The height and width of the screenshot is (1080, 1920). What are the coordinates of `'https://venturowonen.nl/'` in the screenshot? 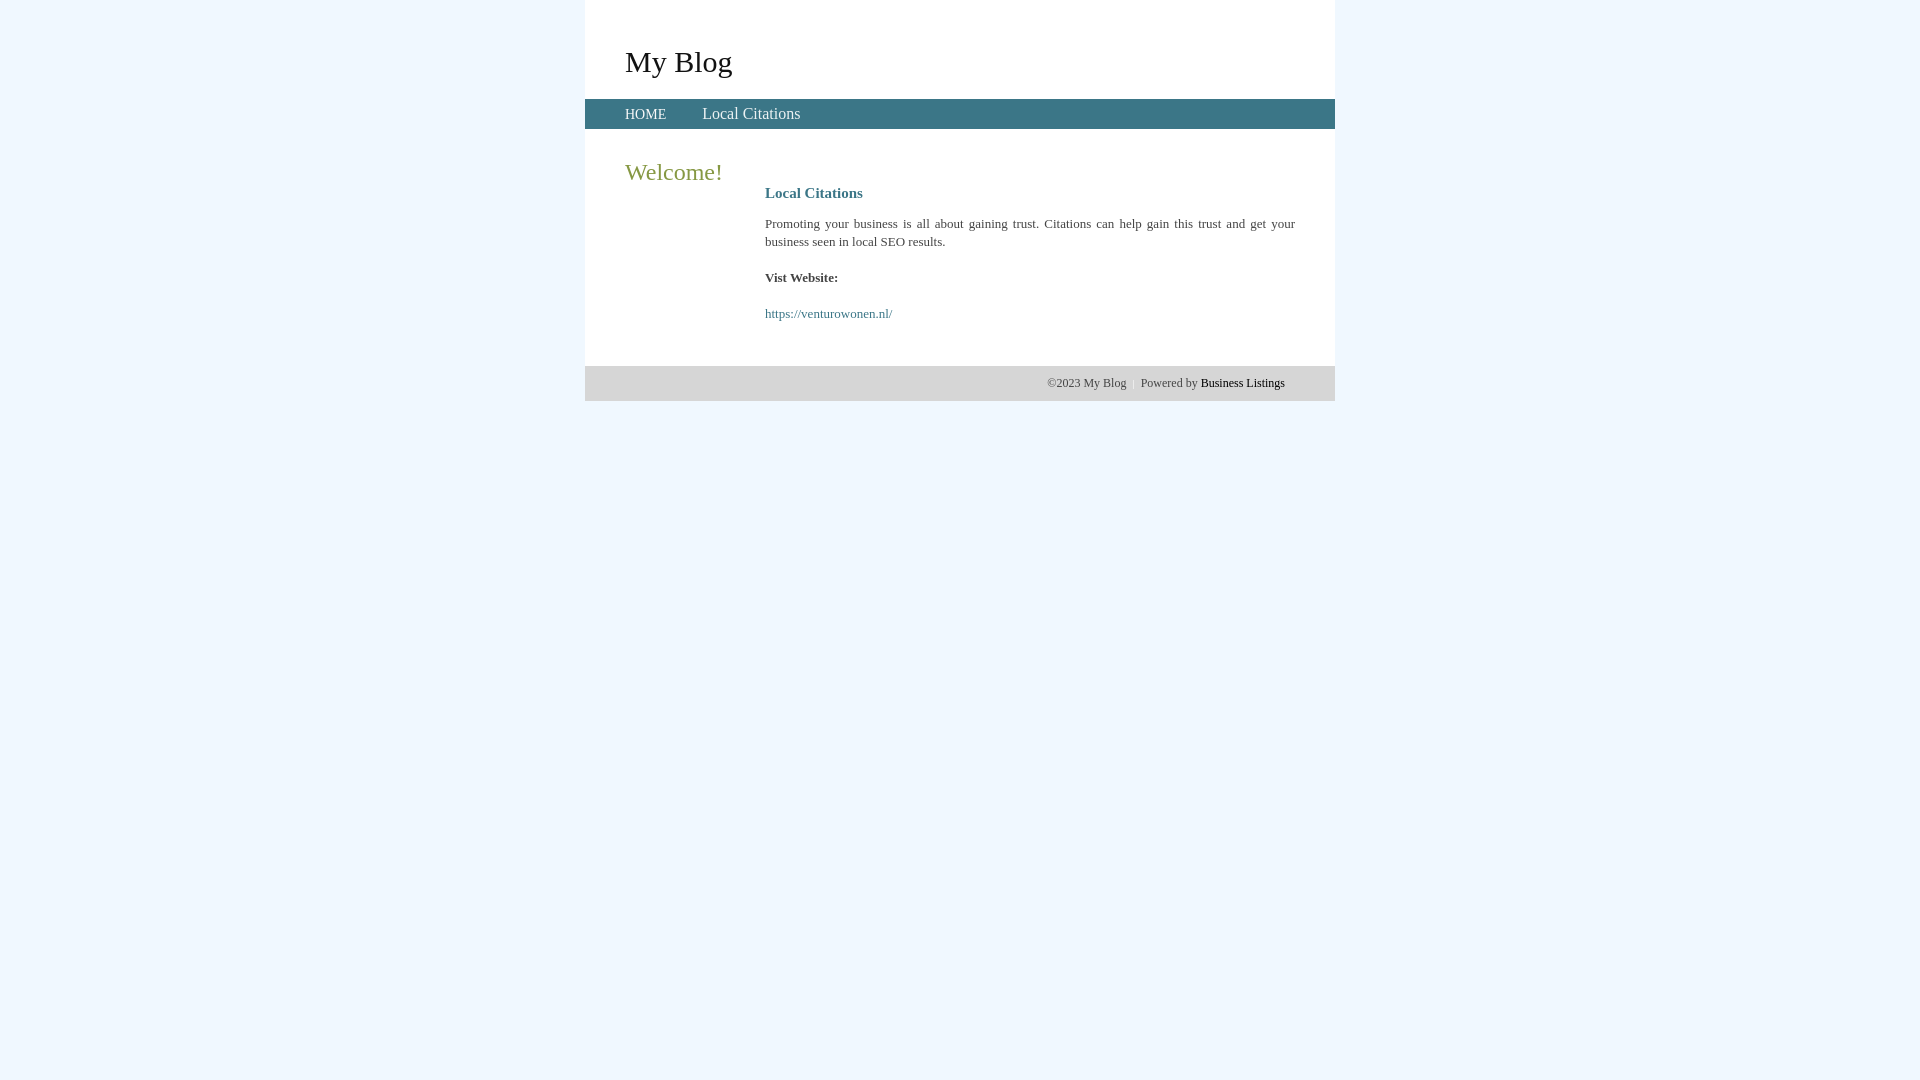 It's located at (828, 313).